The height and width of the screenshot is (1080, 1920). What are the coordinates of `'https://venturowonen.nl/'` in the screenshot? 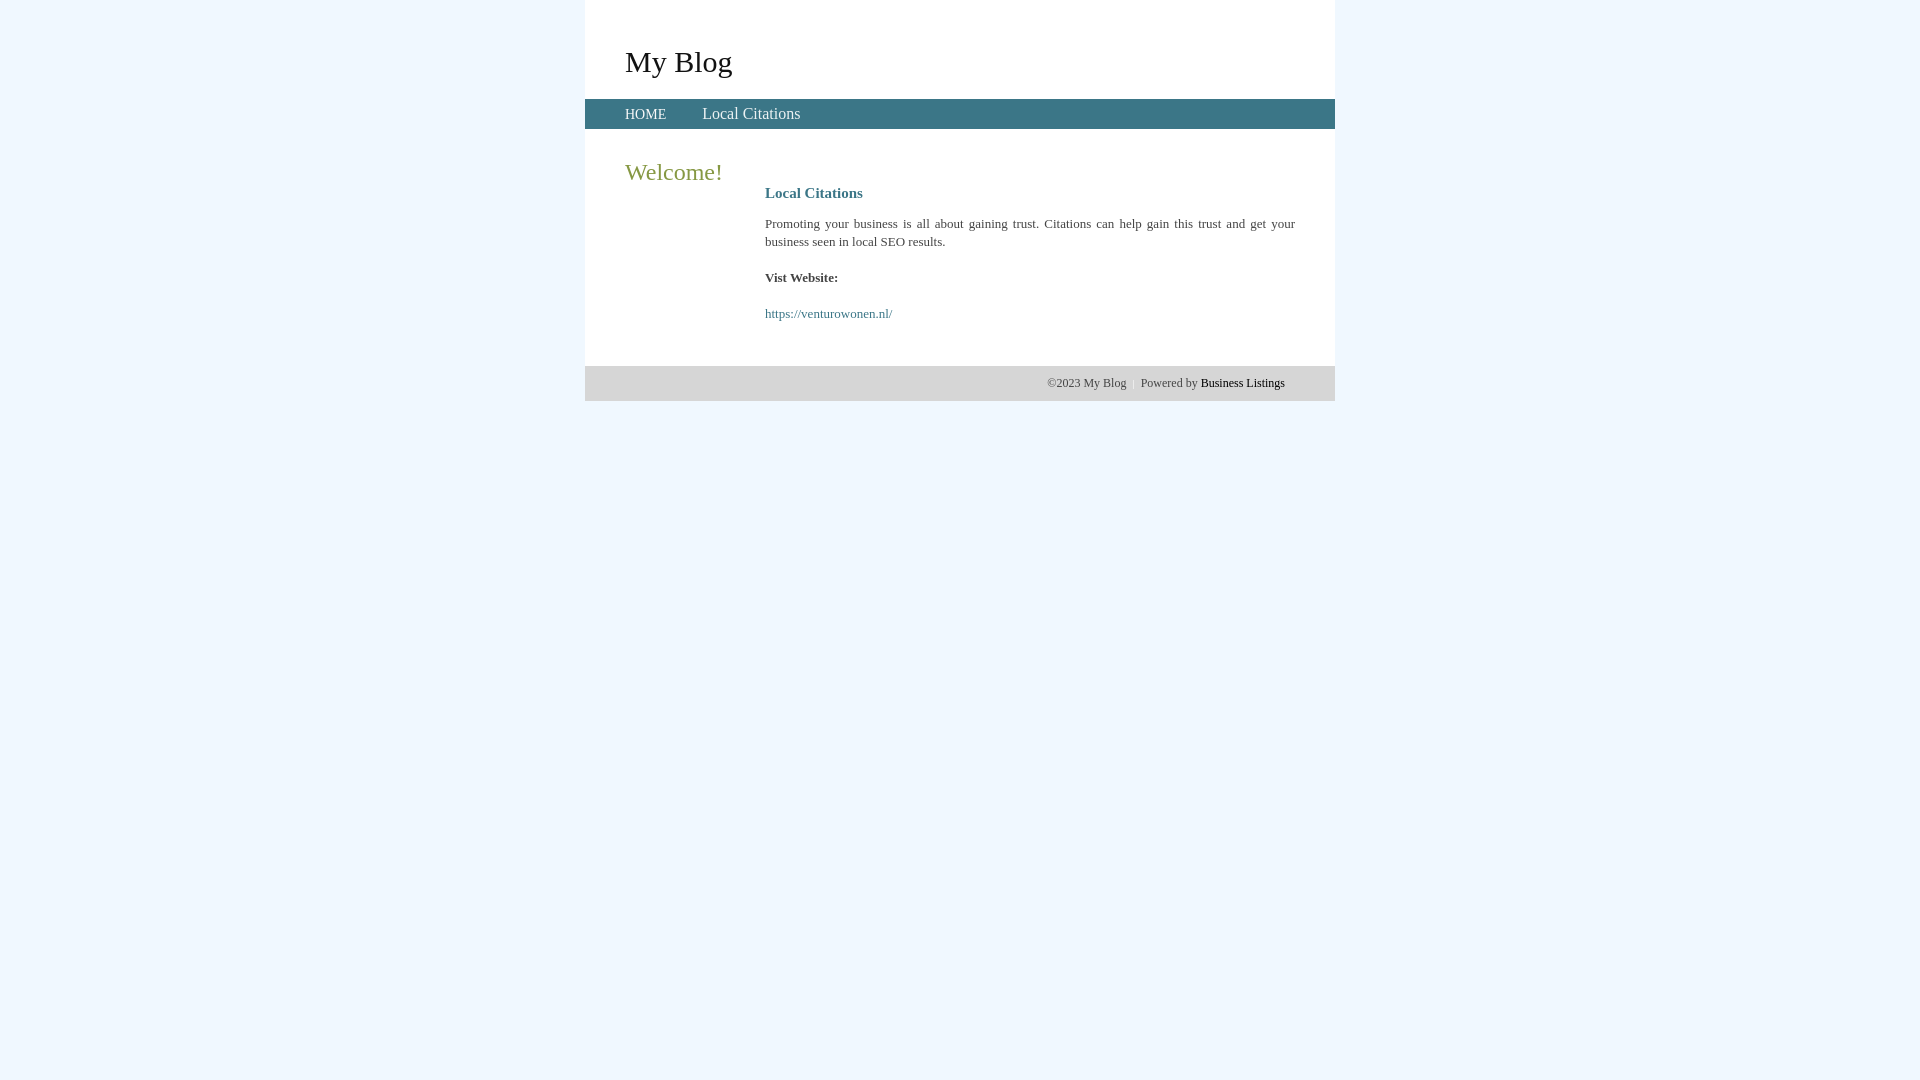 It's located at (828, 313).